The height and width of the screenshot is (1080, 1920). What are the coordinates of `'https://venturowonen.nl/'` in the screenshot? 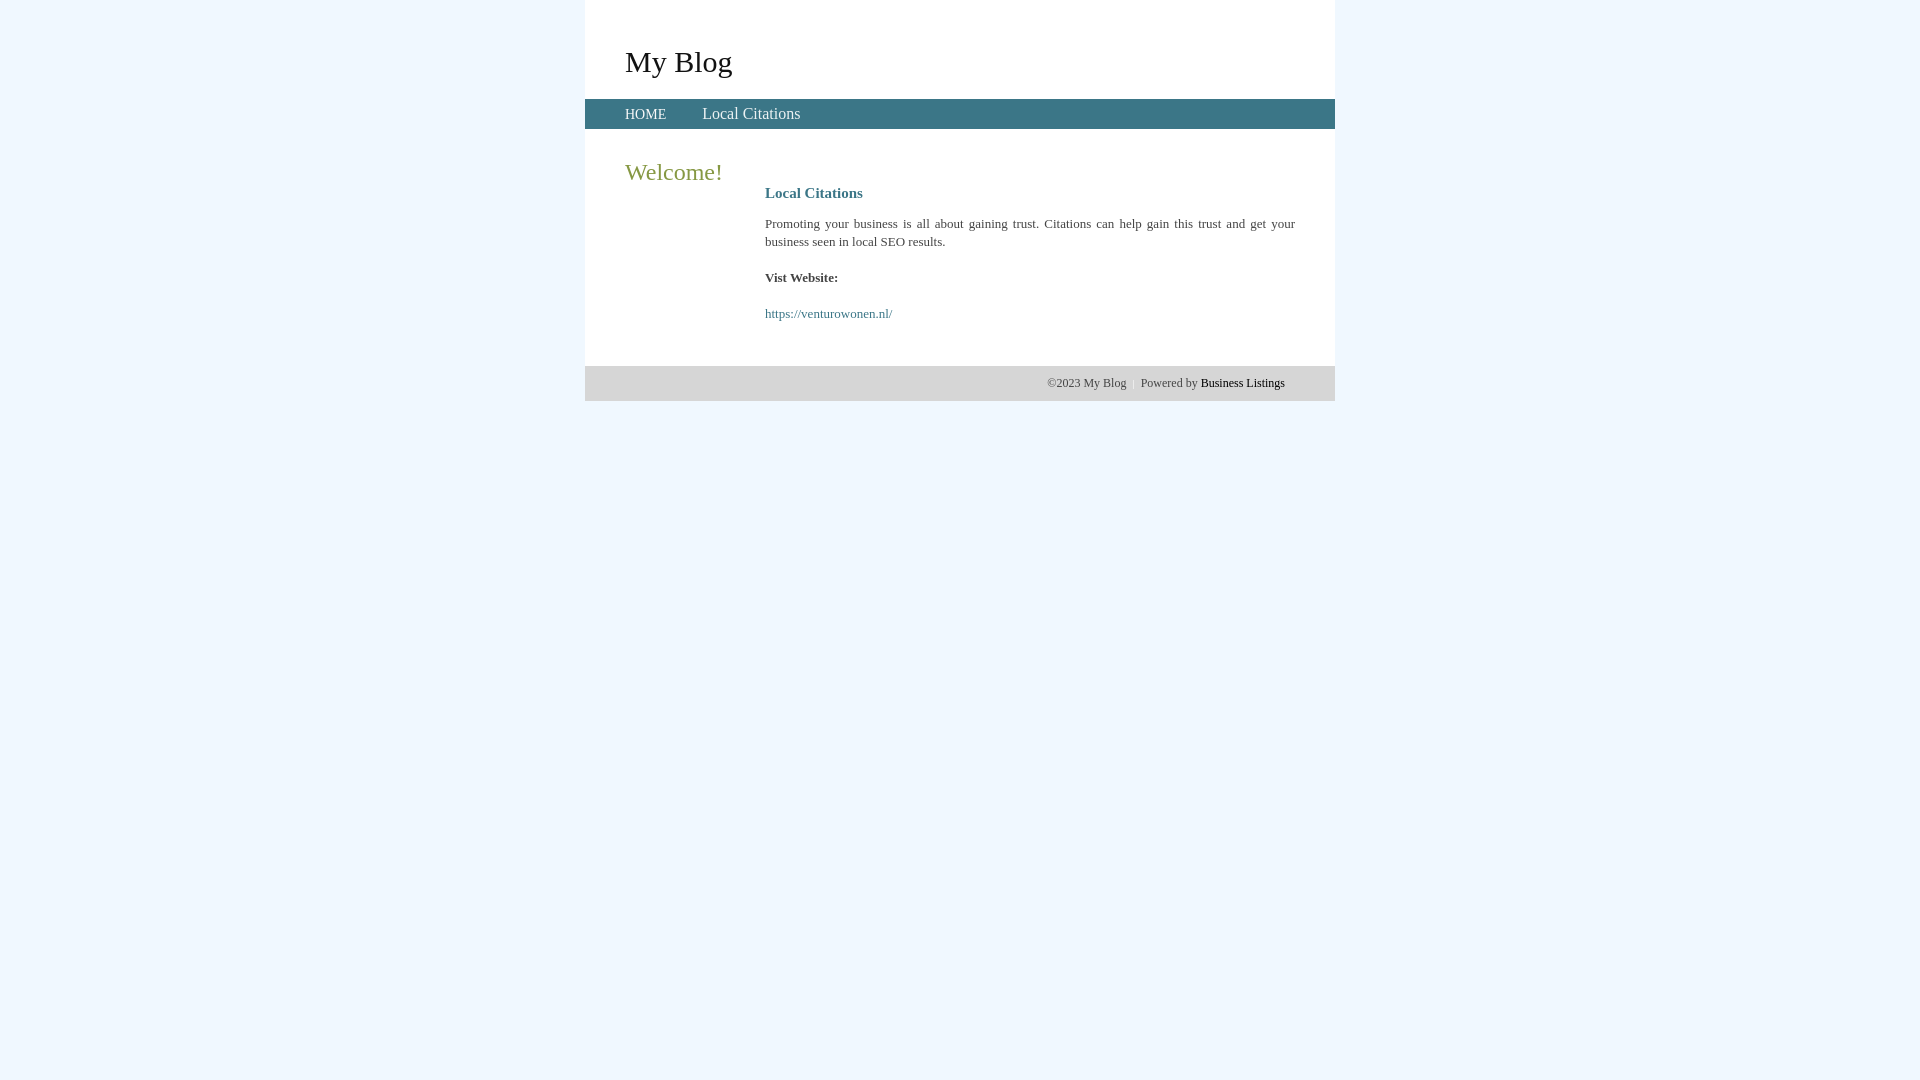 It's located at (828, 313).